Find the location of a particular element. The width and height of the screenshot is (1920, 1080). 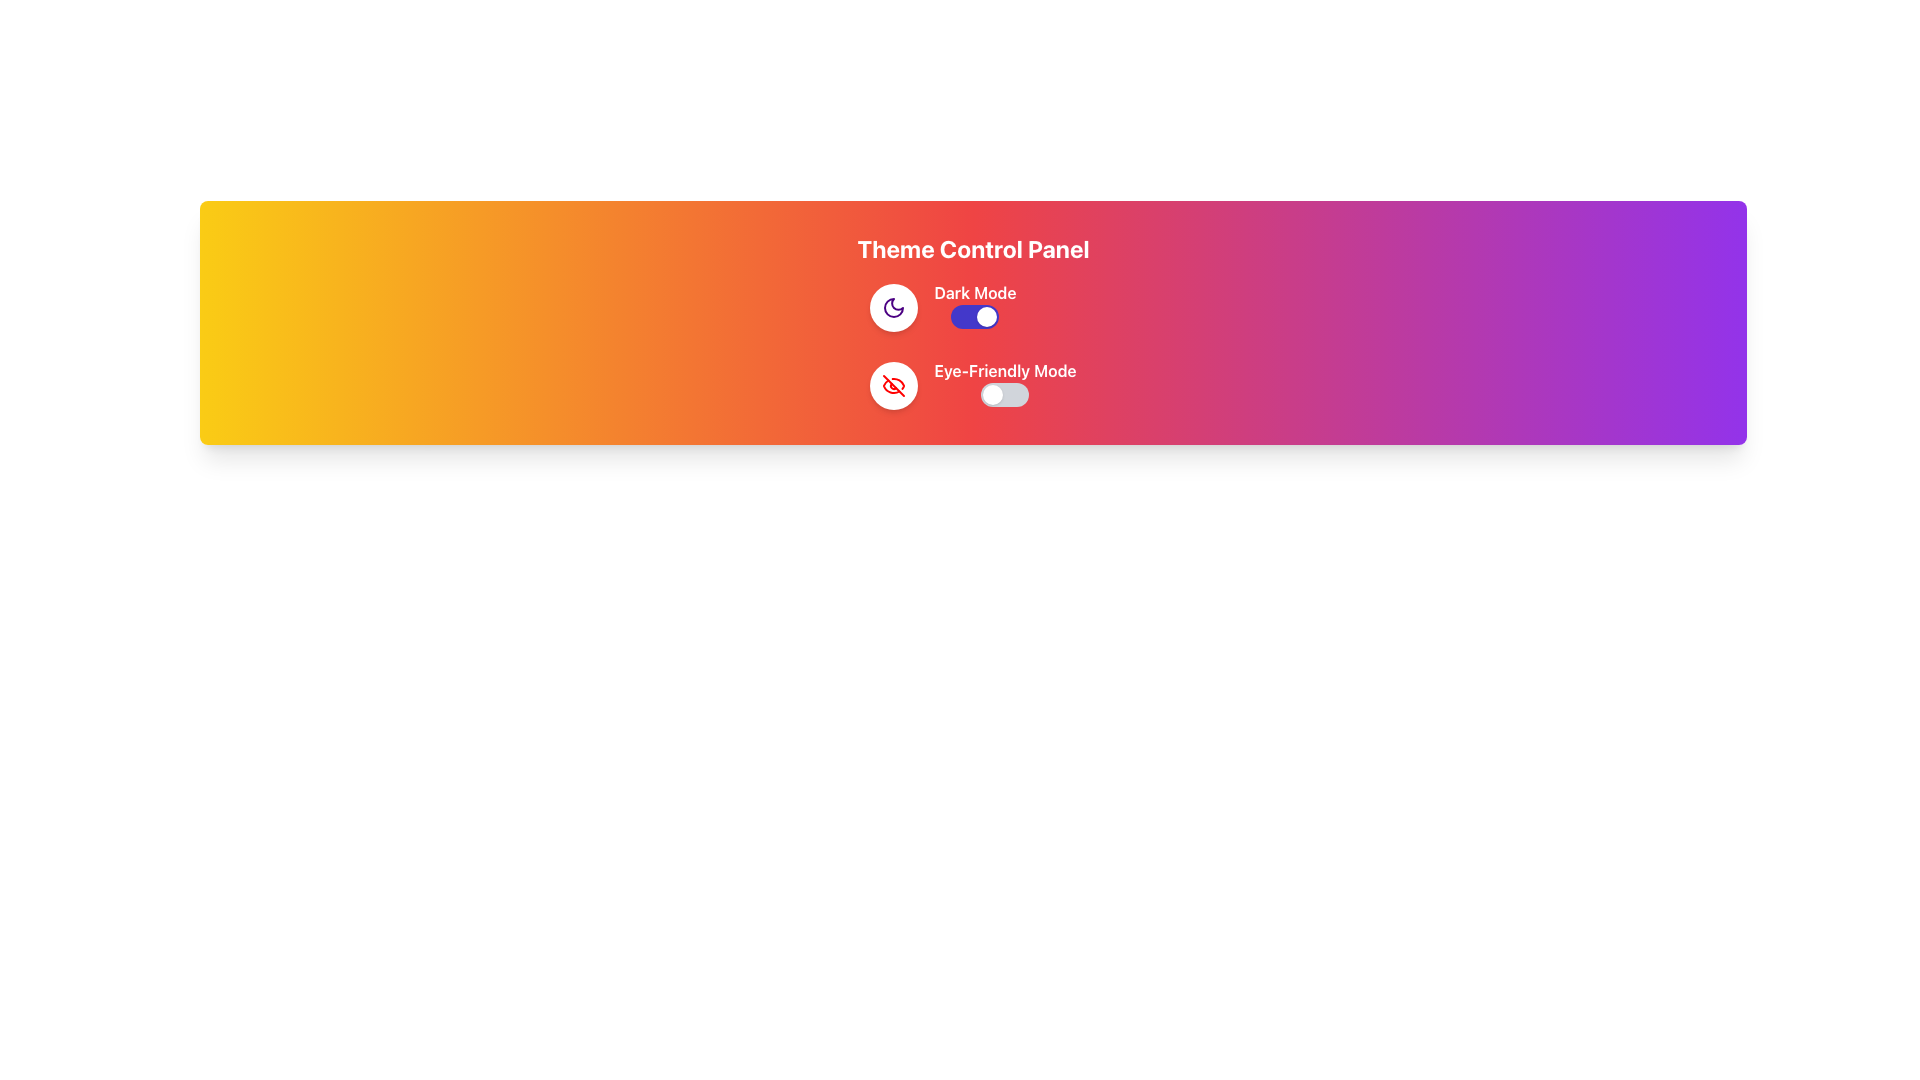

the toggle knob on the second toggle switch of the 'Theme Control Panel' interface is located at coordinates (993, 394).